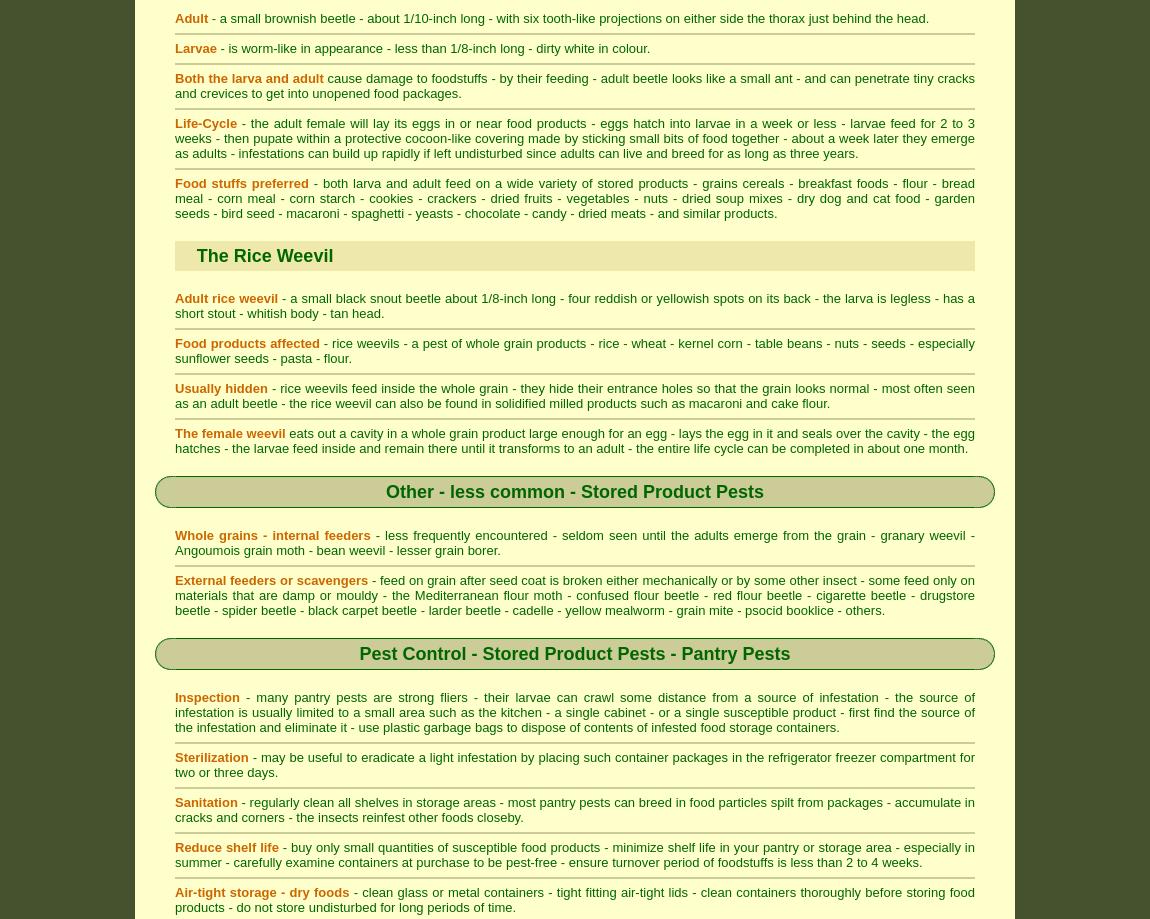  Describe the element at coordinates (263, 255) in the screenshot. I see `'The Rice Weevil'` at that location.